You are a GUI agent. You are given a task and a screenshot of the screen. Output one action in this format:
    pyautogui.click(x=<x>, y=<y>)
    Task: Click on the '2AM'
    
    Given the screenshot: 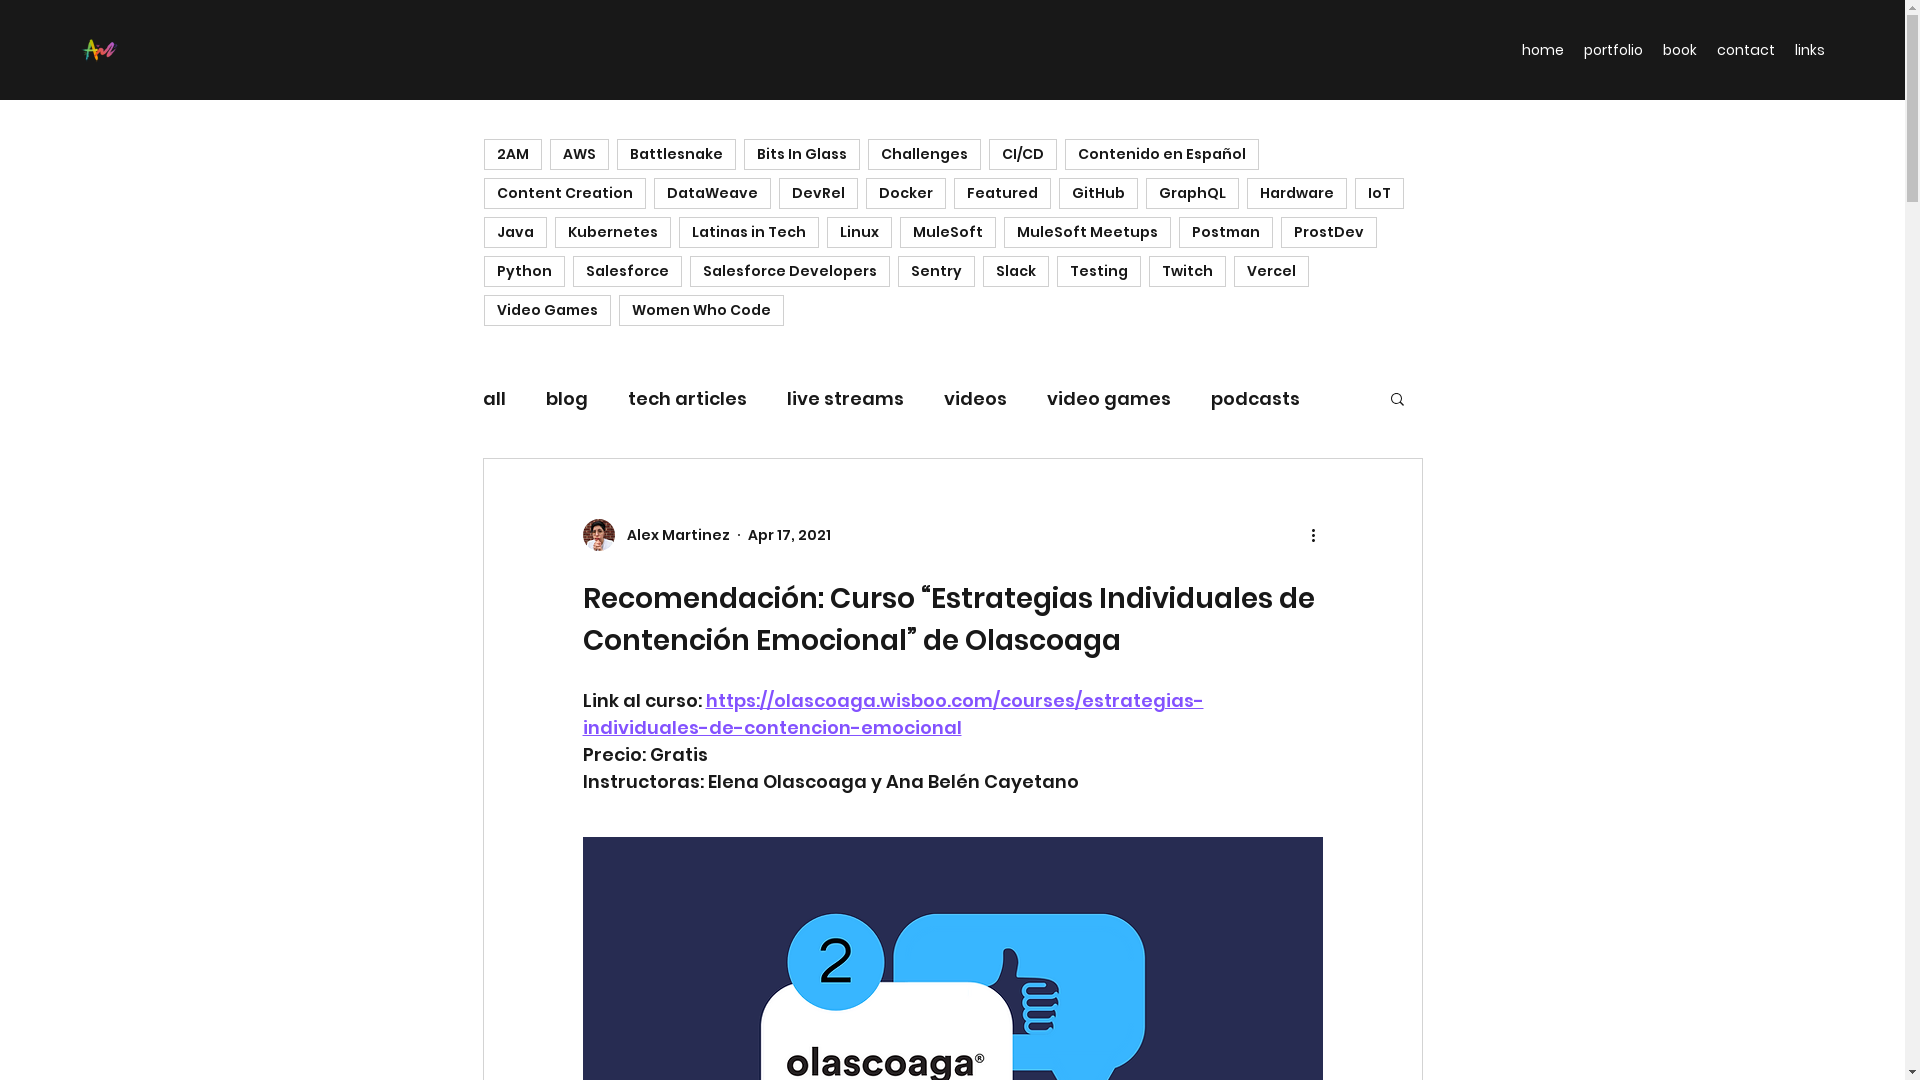 What is the action you would take?
    pyautogui.click(x=513, y=153)
    